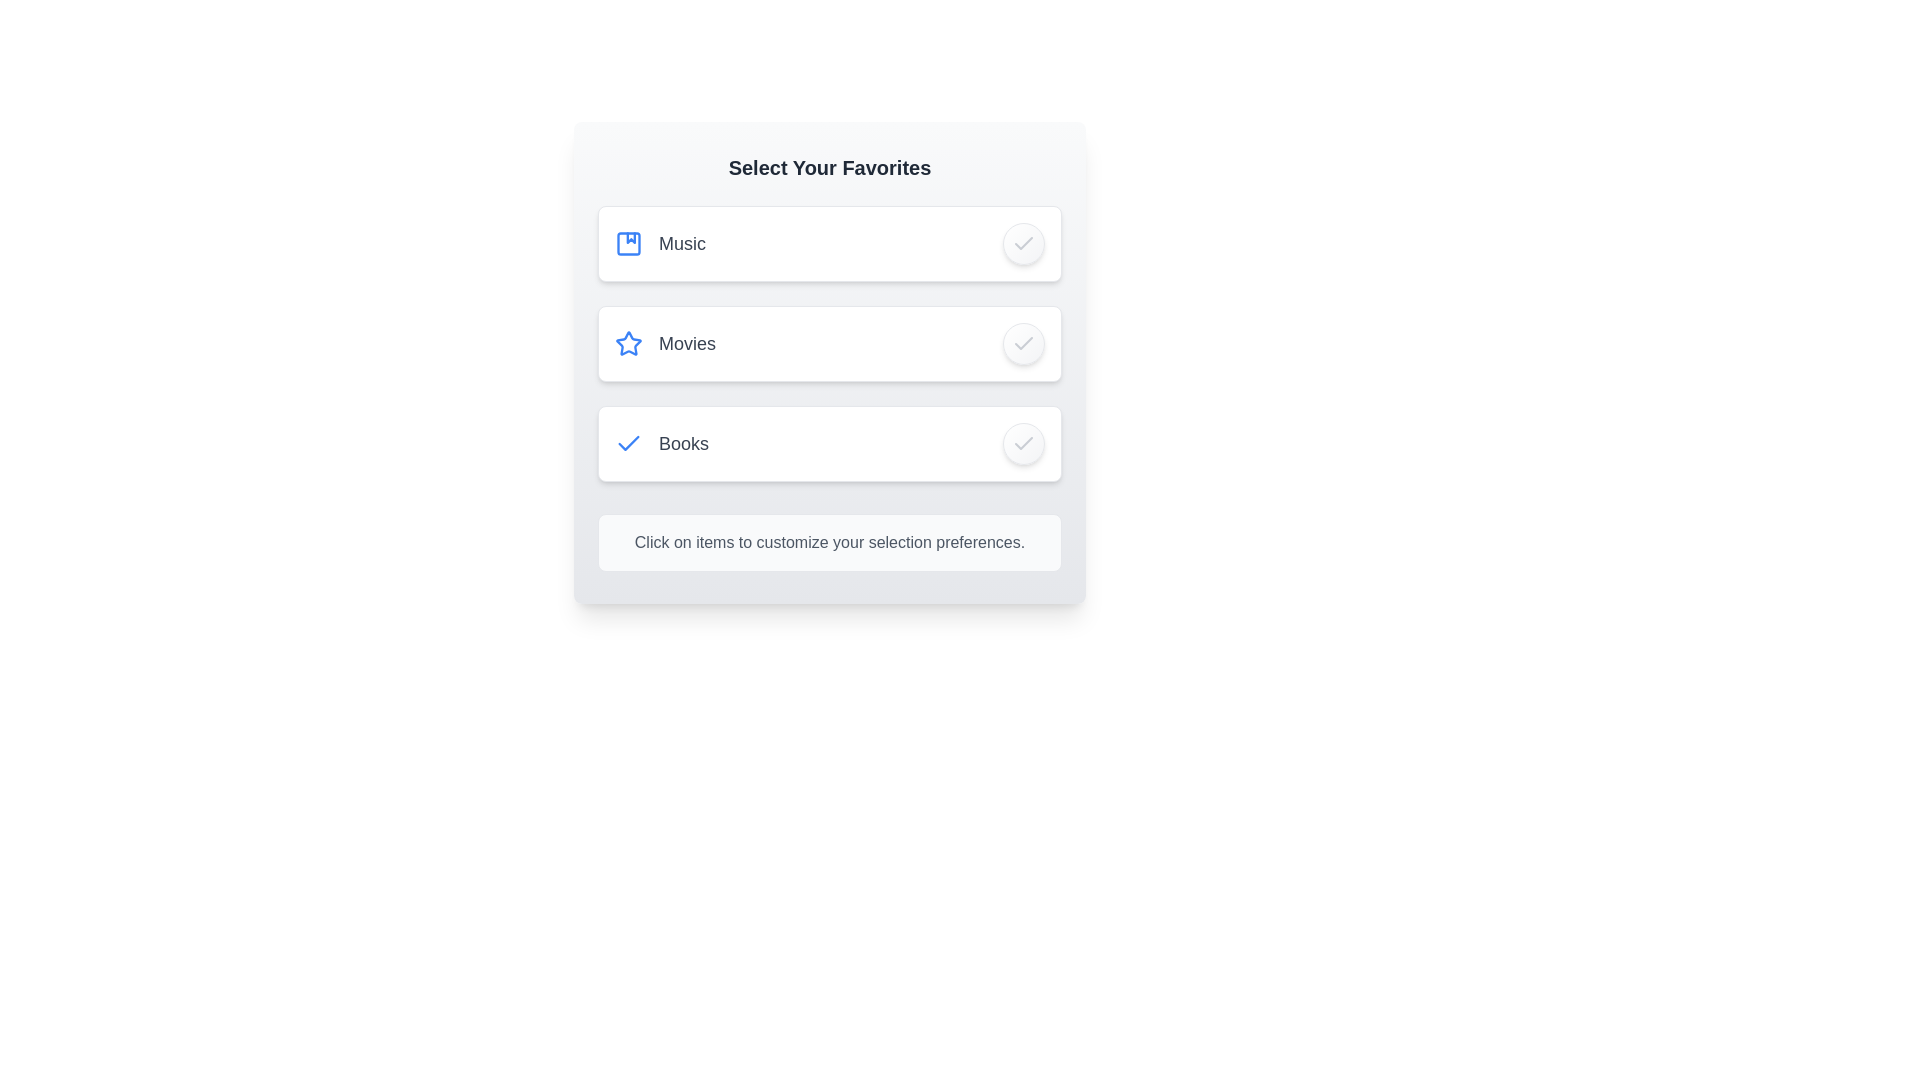 The image size is (1920, 1080). Describe the element at coordinates (830, 342) in the screenshot. I see `the second option row labeled 'Movies' in the vertically stacked option list` at that location.